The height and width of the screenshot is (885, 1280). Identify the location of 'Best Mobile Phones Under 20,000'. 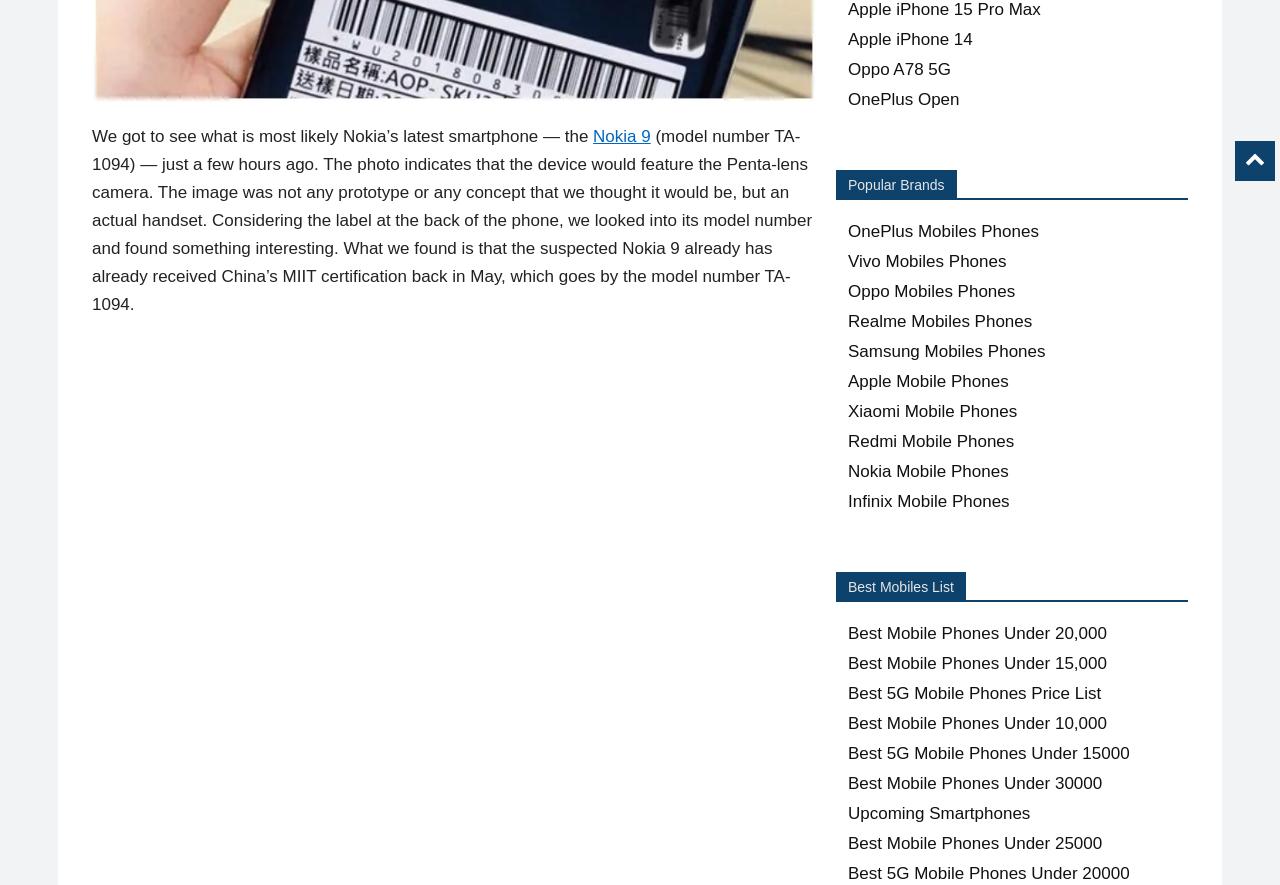
(977, 632).